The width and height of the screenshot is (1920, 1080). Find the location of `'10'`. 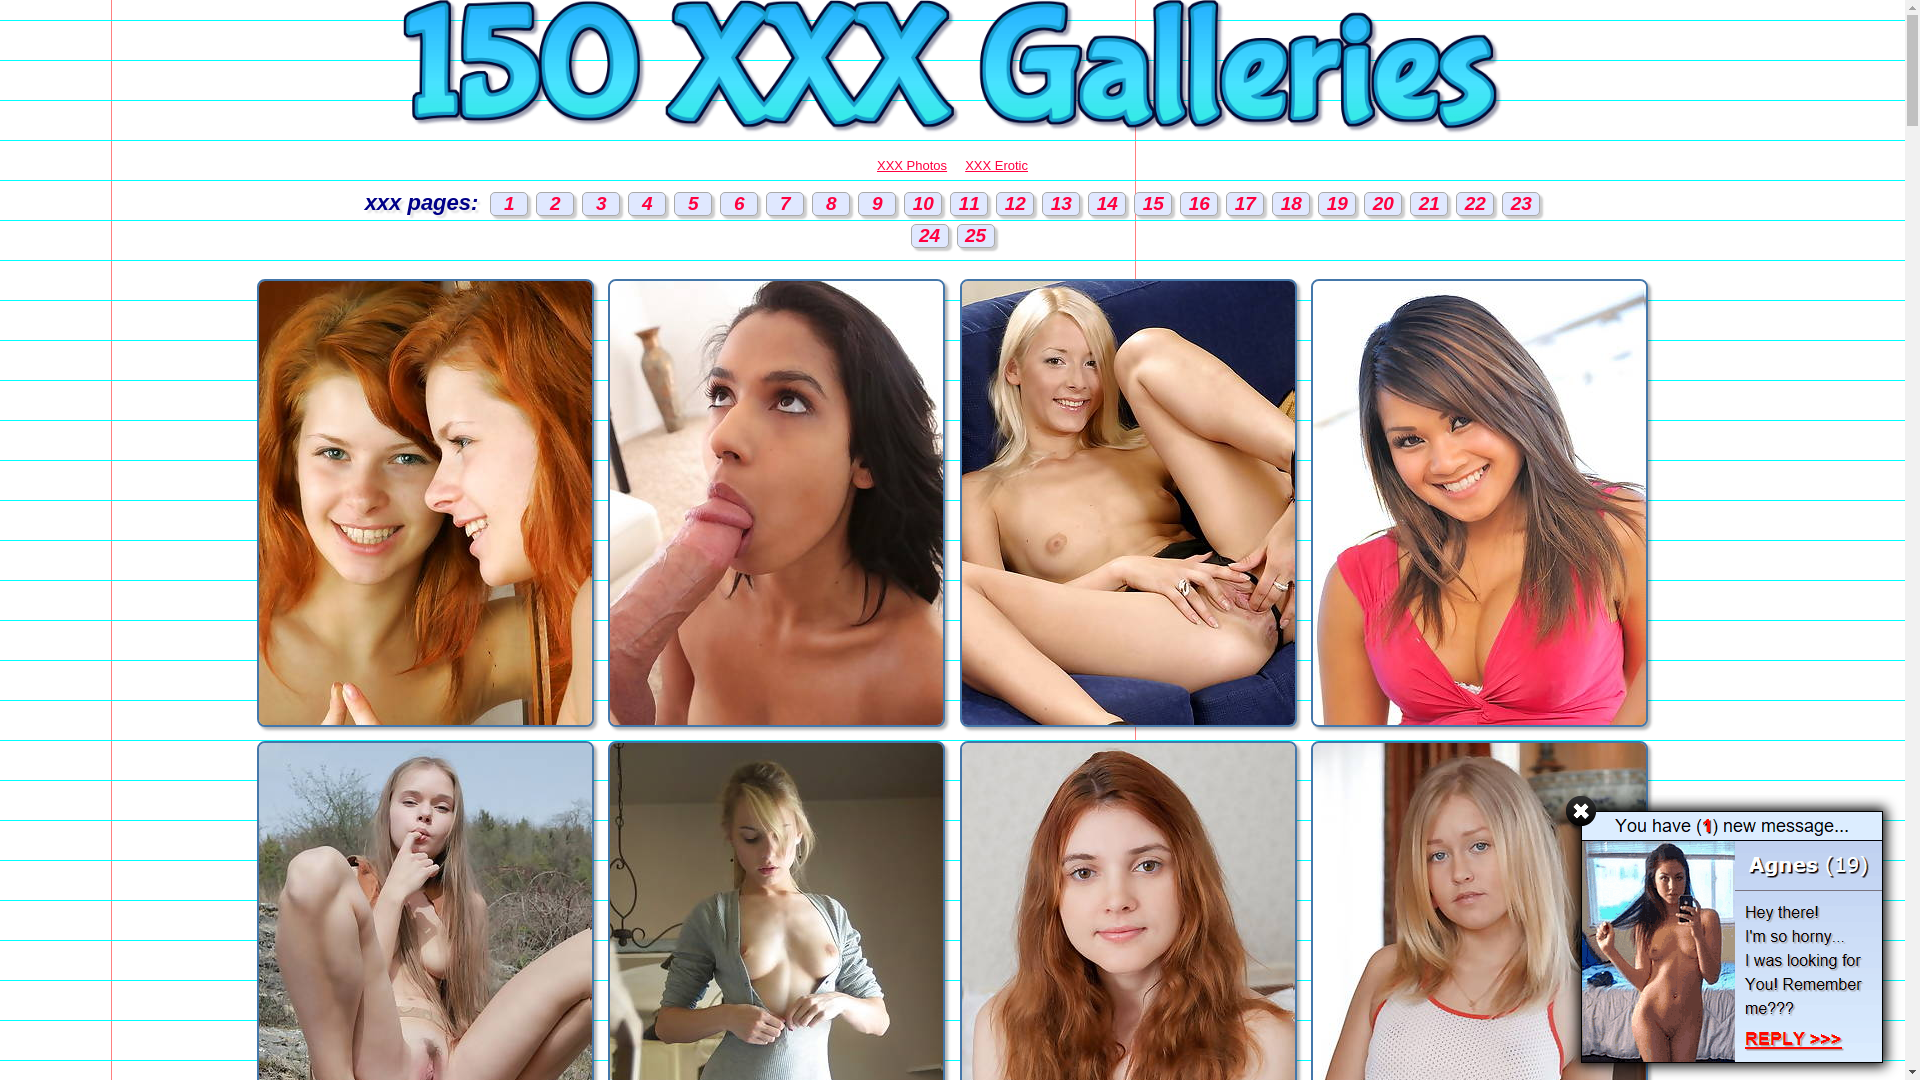

'10' is located at coordinates (902, 204).